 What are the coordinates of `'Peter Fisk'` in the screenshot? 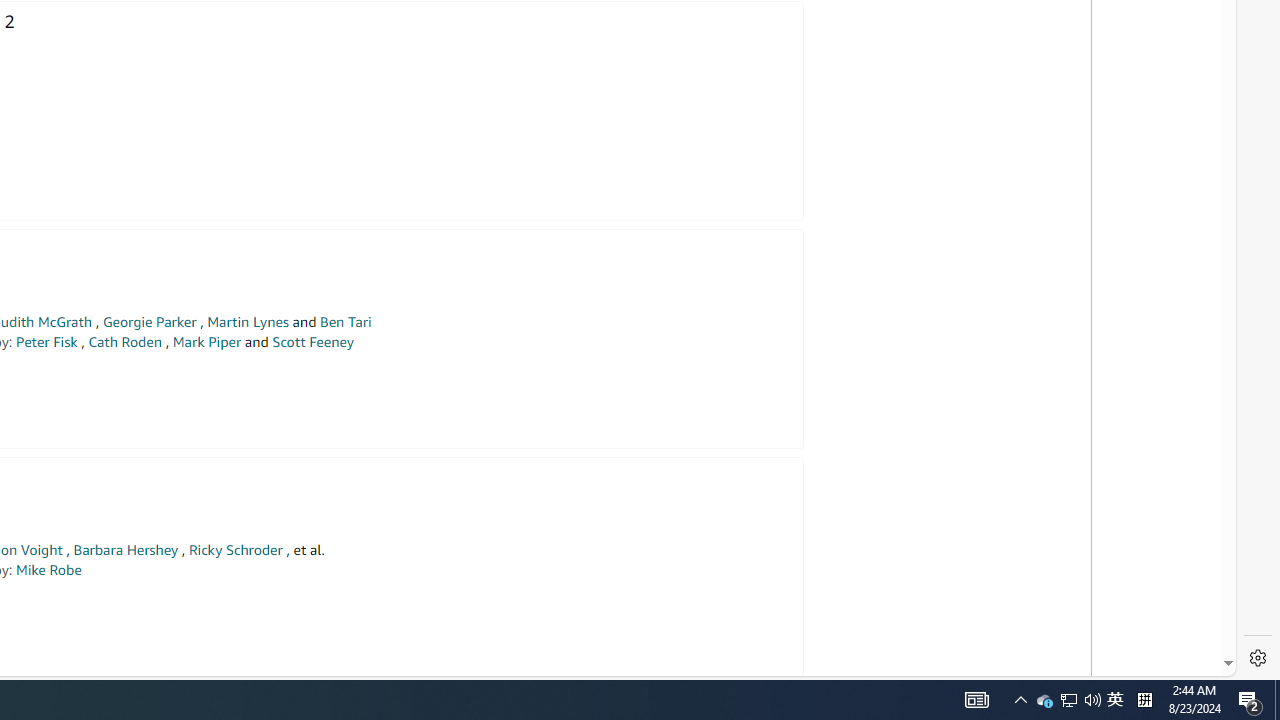 It's located at (46, 341).